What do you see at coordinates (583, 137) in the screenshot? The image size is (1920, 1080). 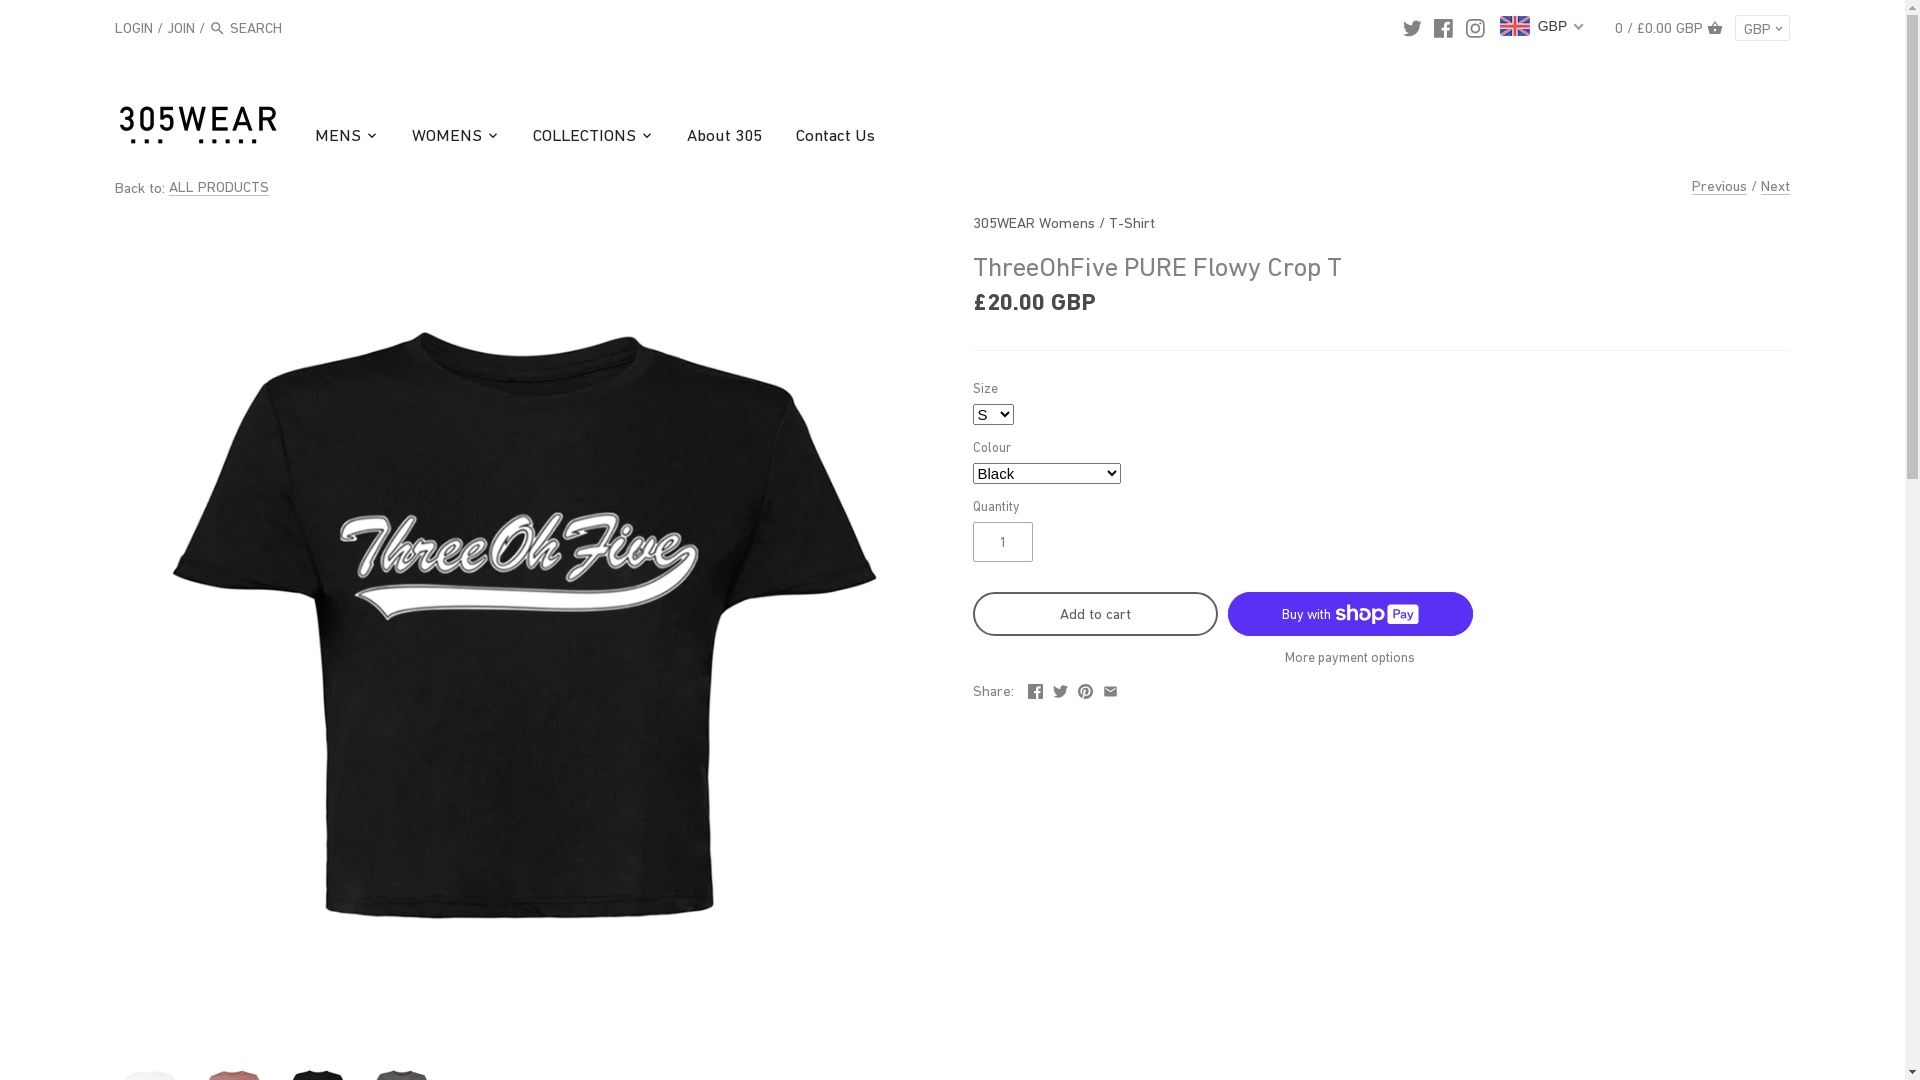 I see `'COLLECTIONS'` at bounding box center [583, 137].